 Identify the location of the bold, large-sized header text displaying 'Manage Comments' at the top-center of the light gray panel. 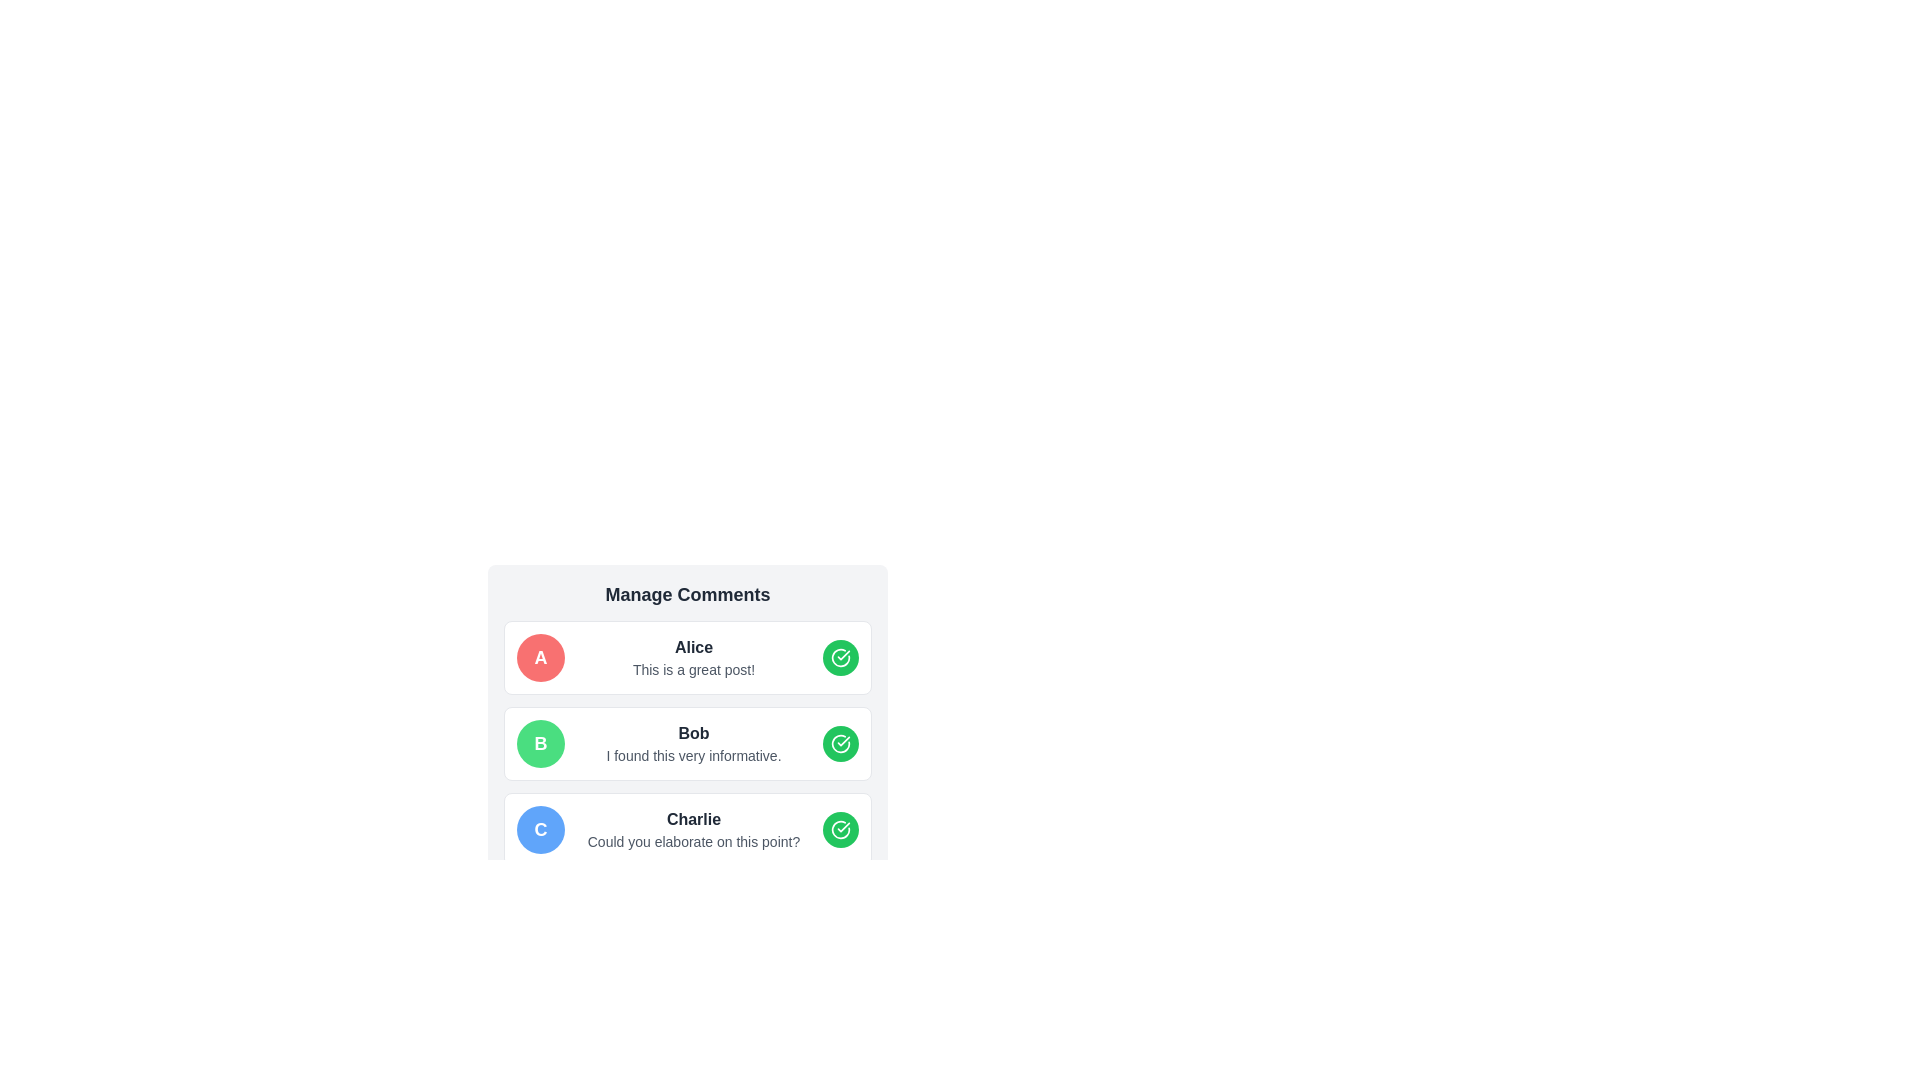
(687, 593).